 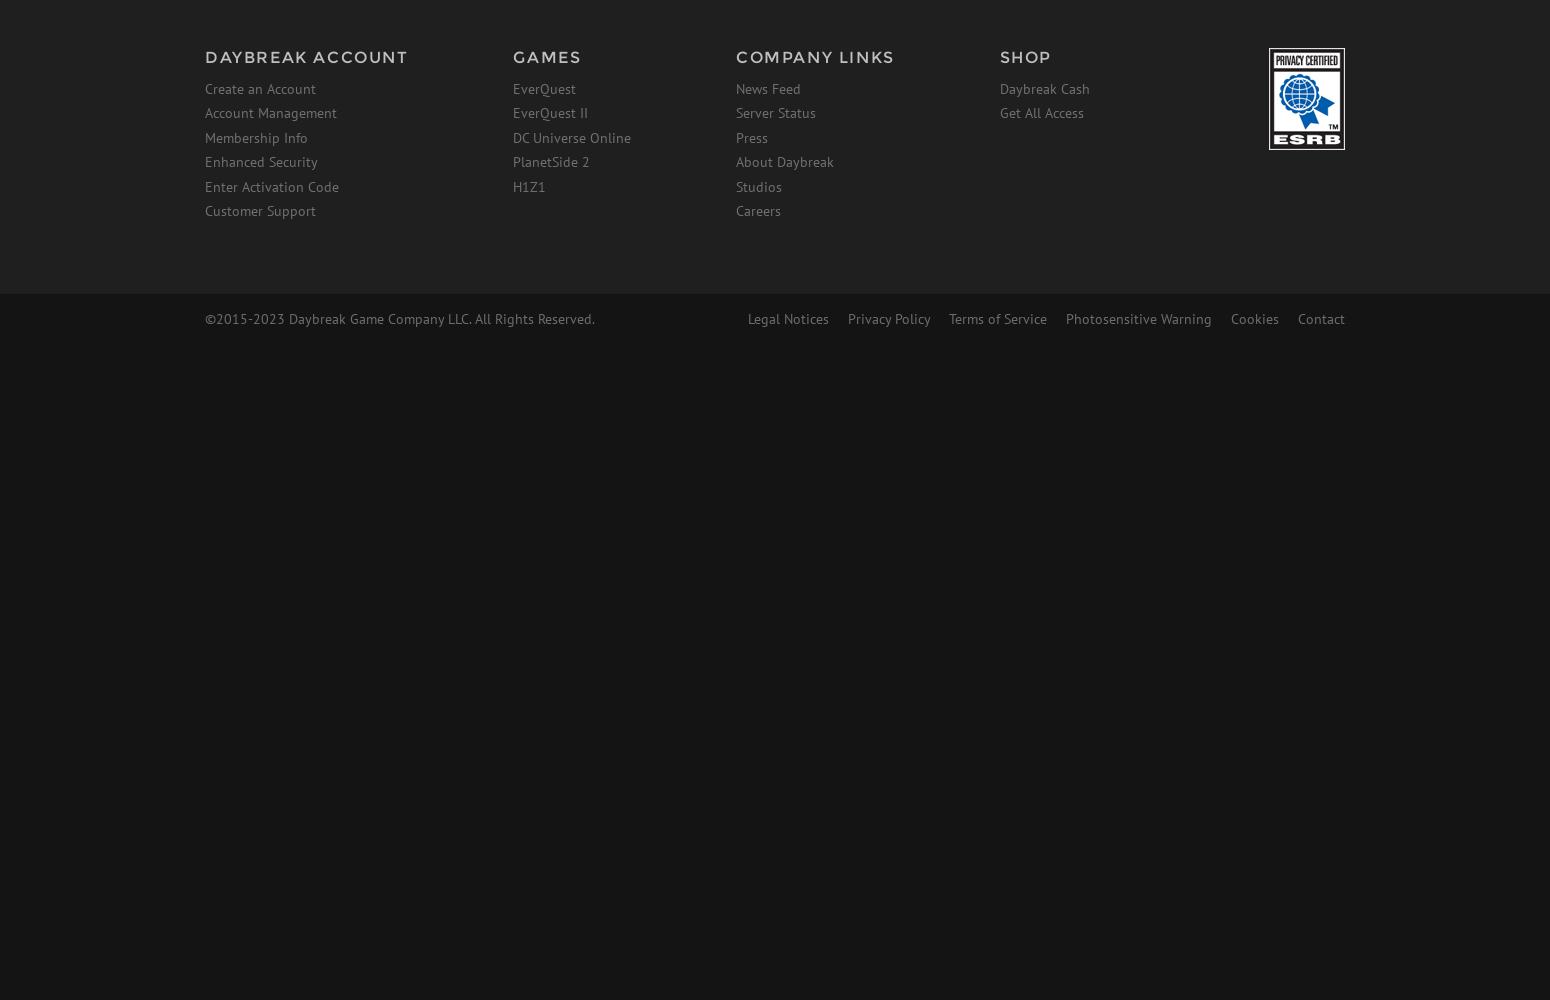 I want to click on '2023', so click(x=268, y=317).